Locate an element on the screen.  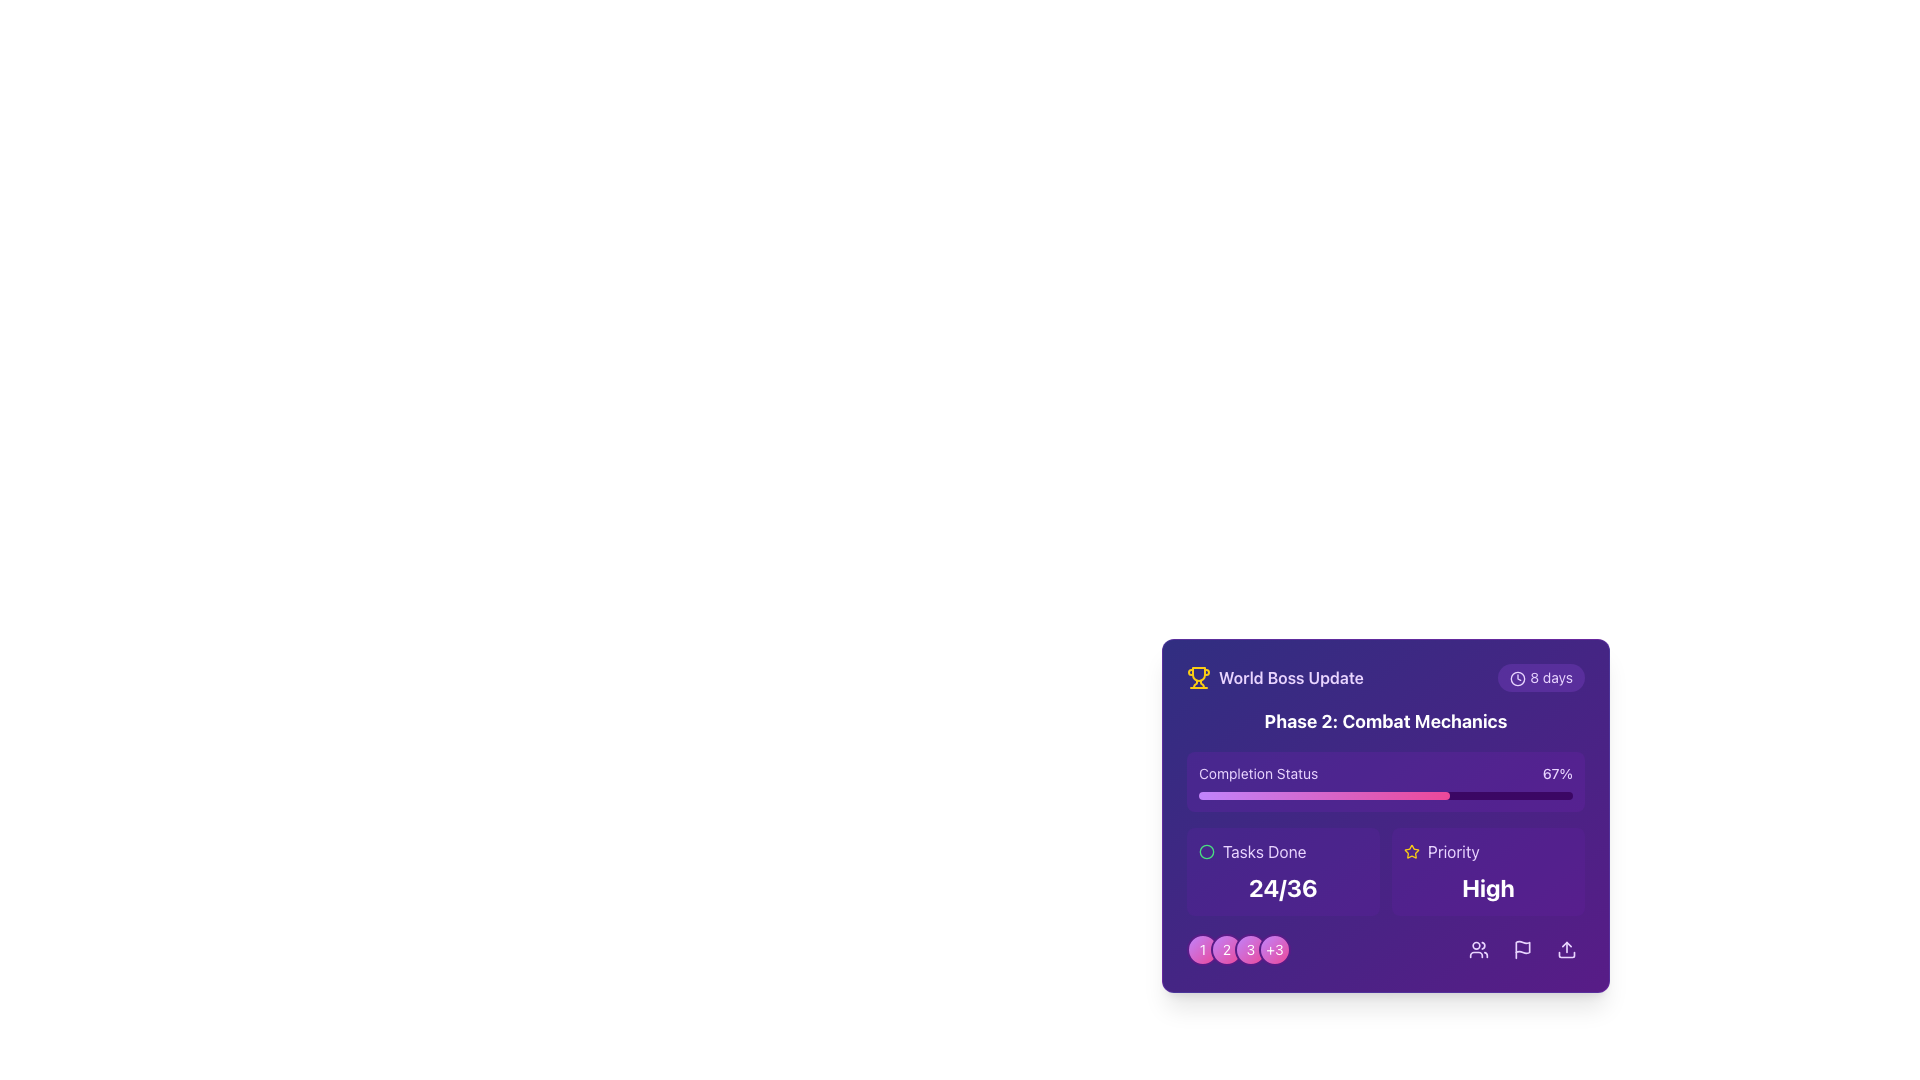
the yellow star icon with a hollow center next to the text 'Priority' to understand its role as a rating indicator is located at coordinates (1410, 852).